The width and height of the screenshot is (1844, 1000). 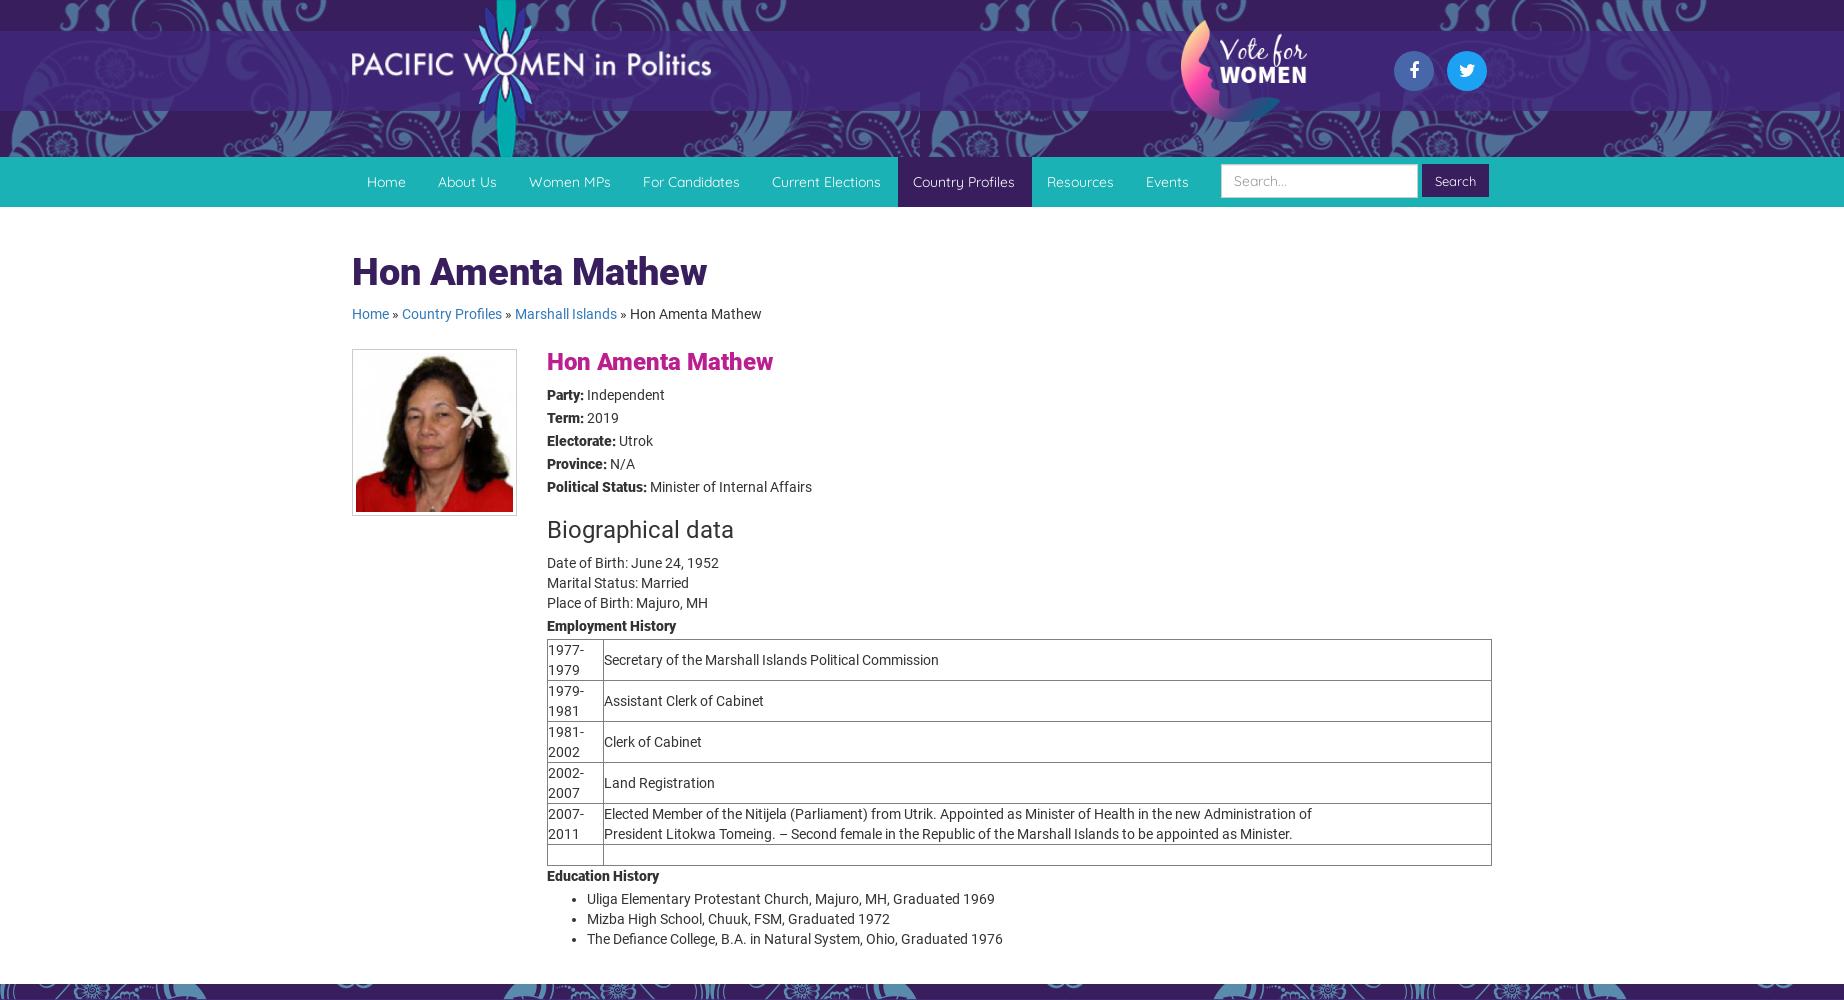 I want to click on 'Events', so click(x=1146, y=181).